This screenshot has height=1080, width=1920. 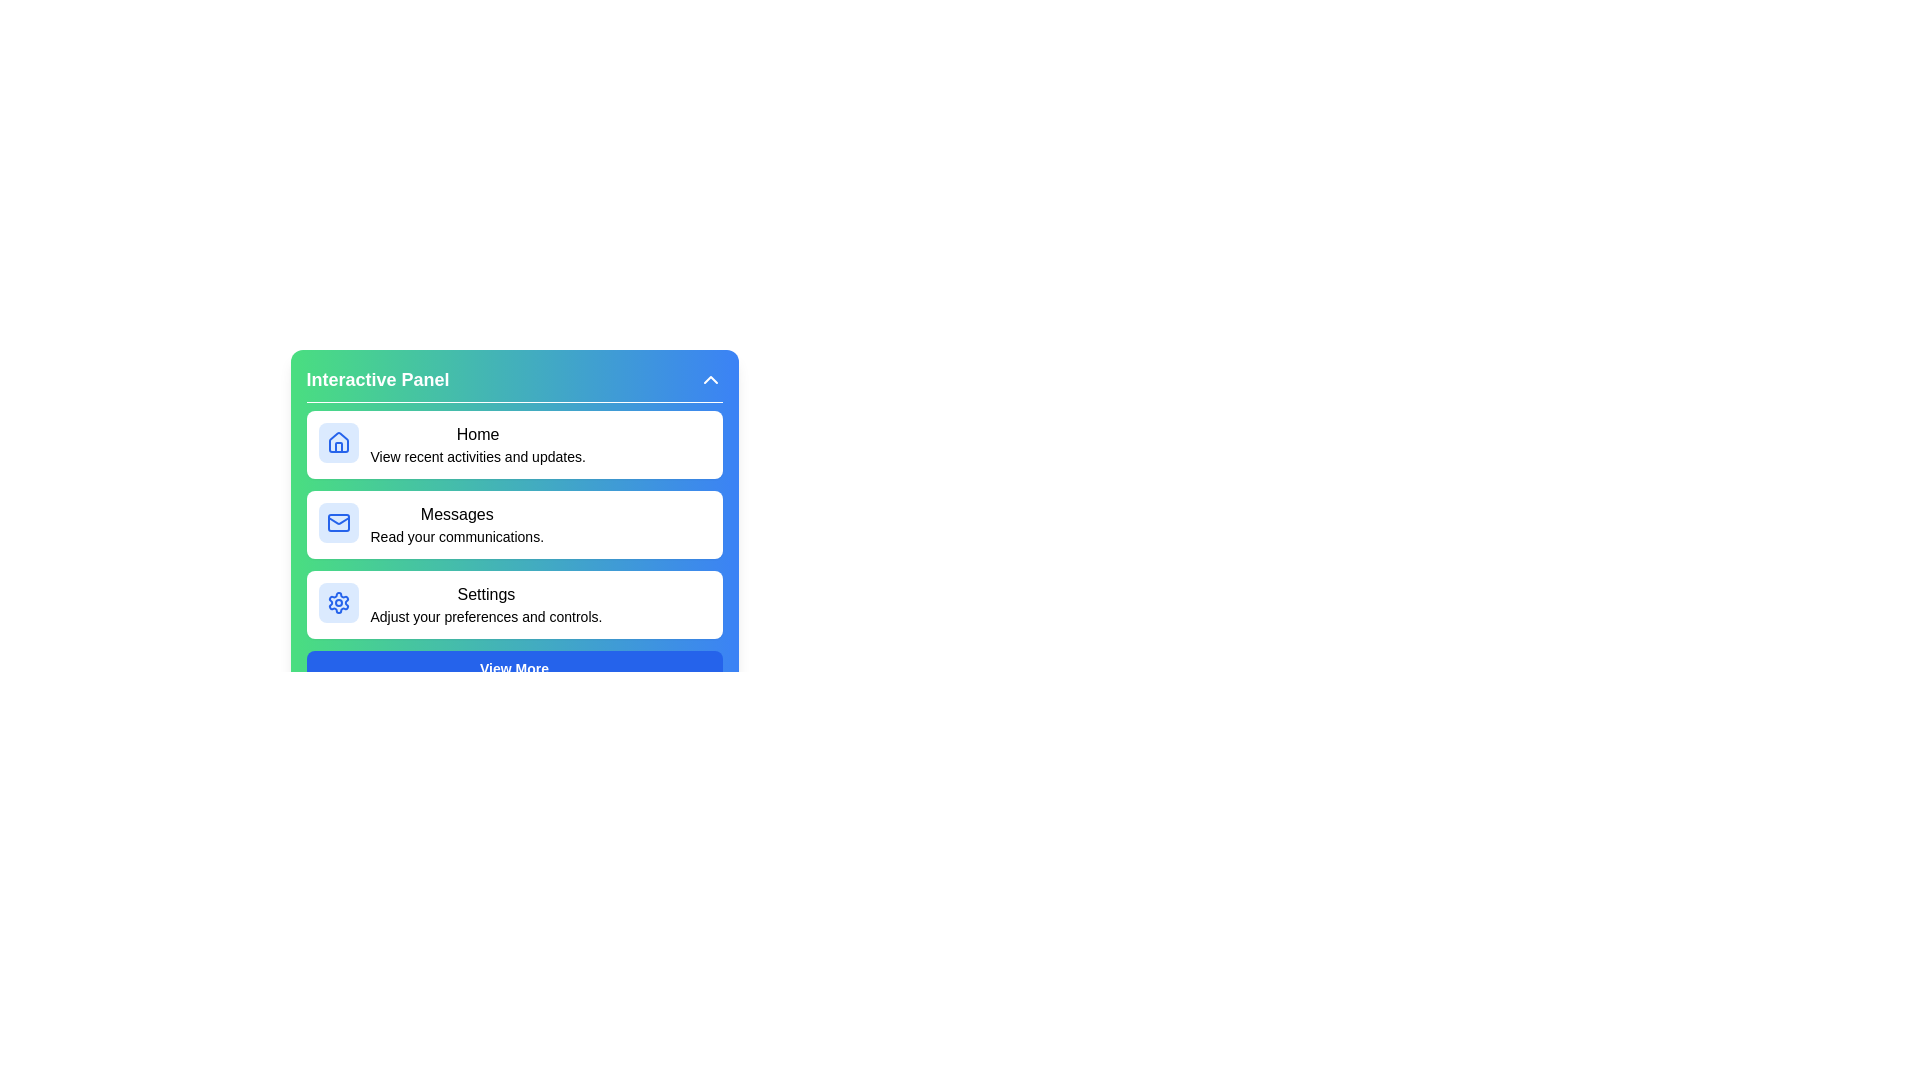 I want to click on the menu item labeled Messages to preview its details, so click(x=514, y=523).